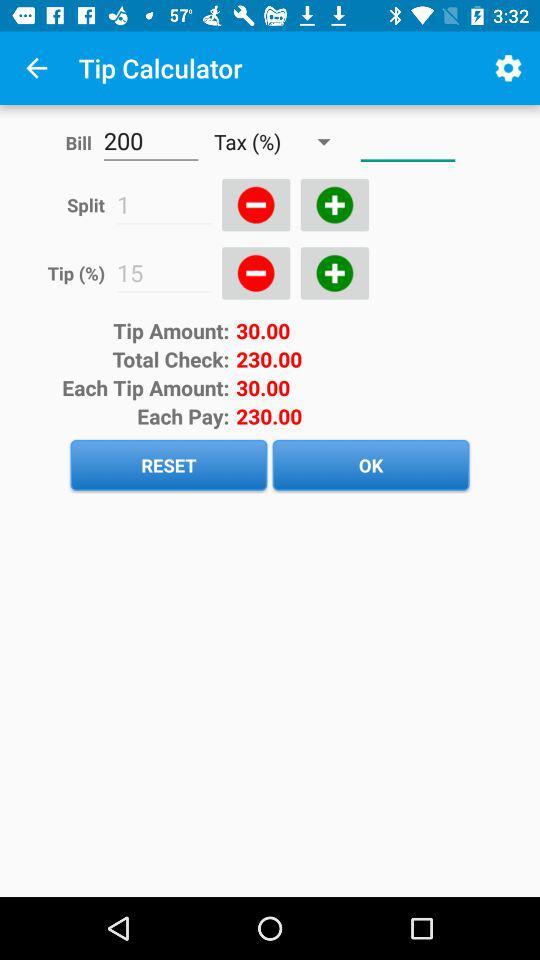  I want to click on decline, so click(256, 272).